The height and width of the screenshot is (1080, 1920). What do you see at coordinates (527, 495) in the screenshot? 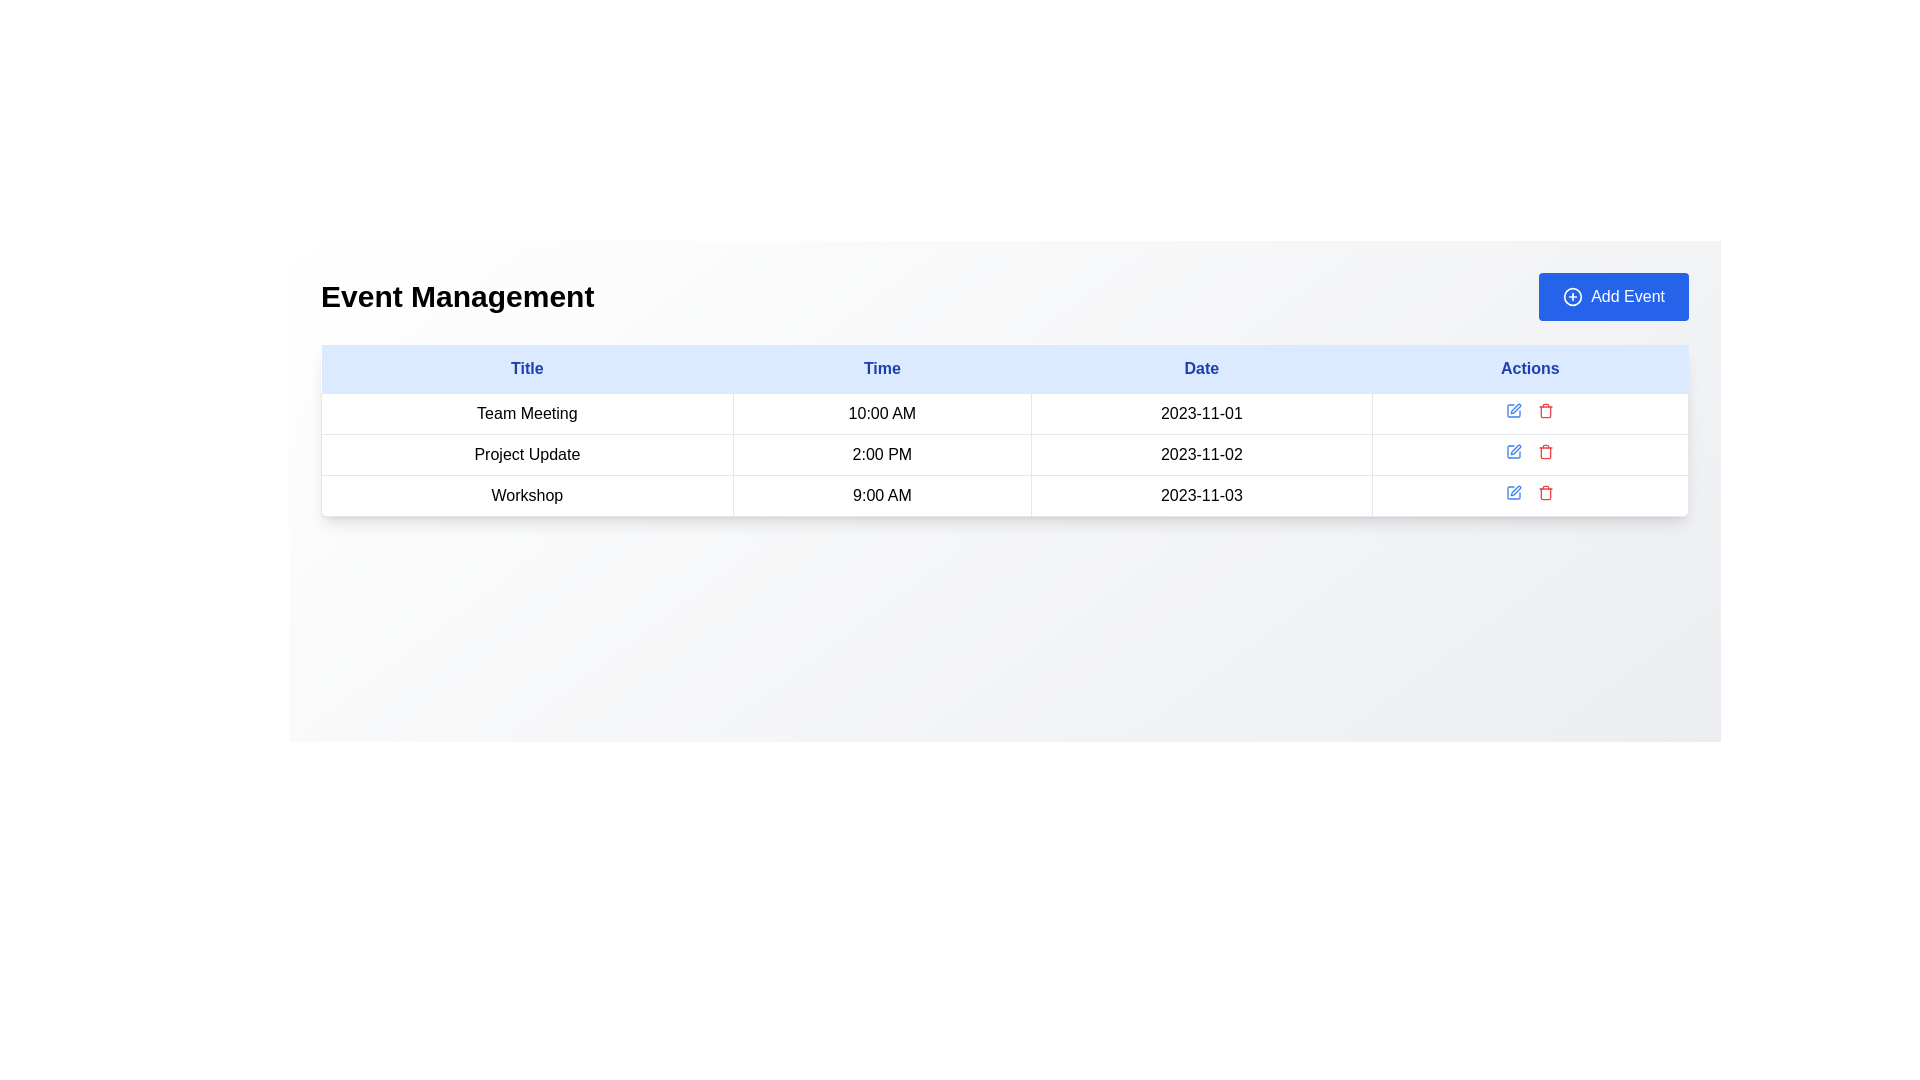
I see `the text label representing the title of a scheduled event located in the leftmost column of the third row below 'Project Update' and above the next row entry` at bounding box center [527, 495].